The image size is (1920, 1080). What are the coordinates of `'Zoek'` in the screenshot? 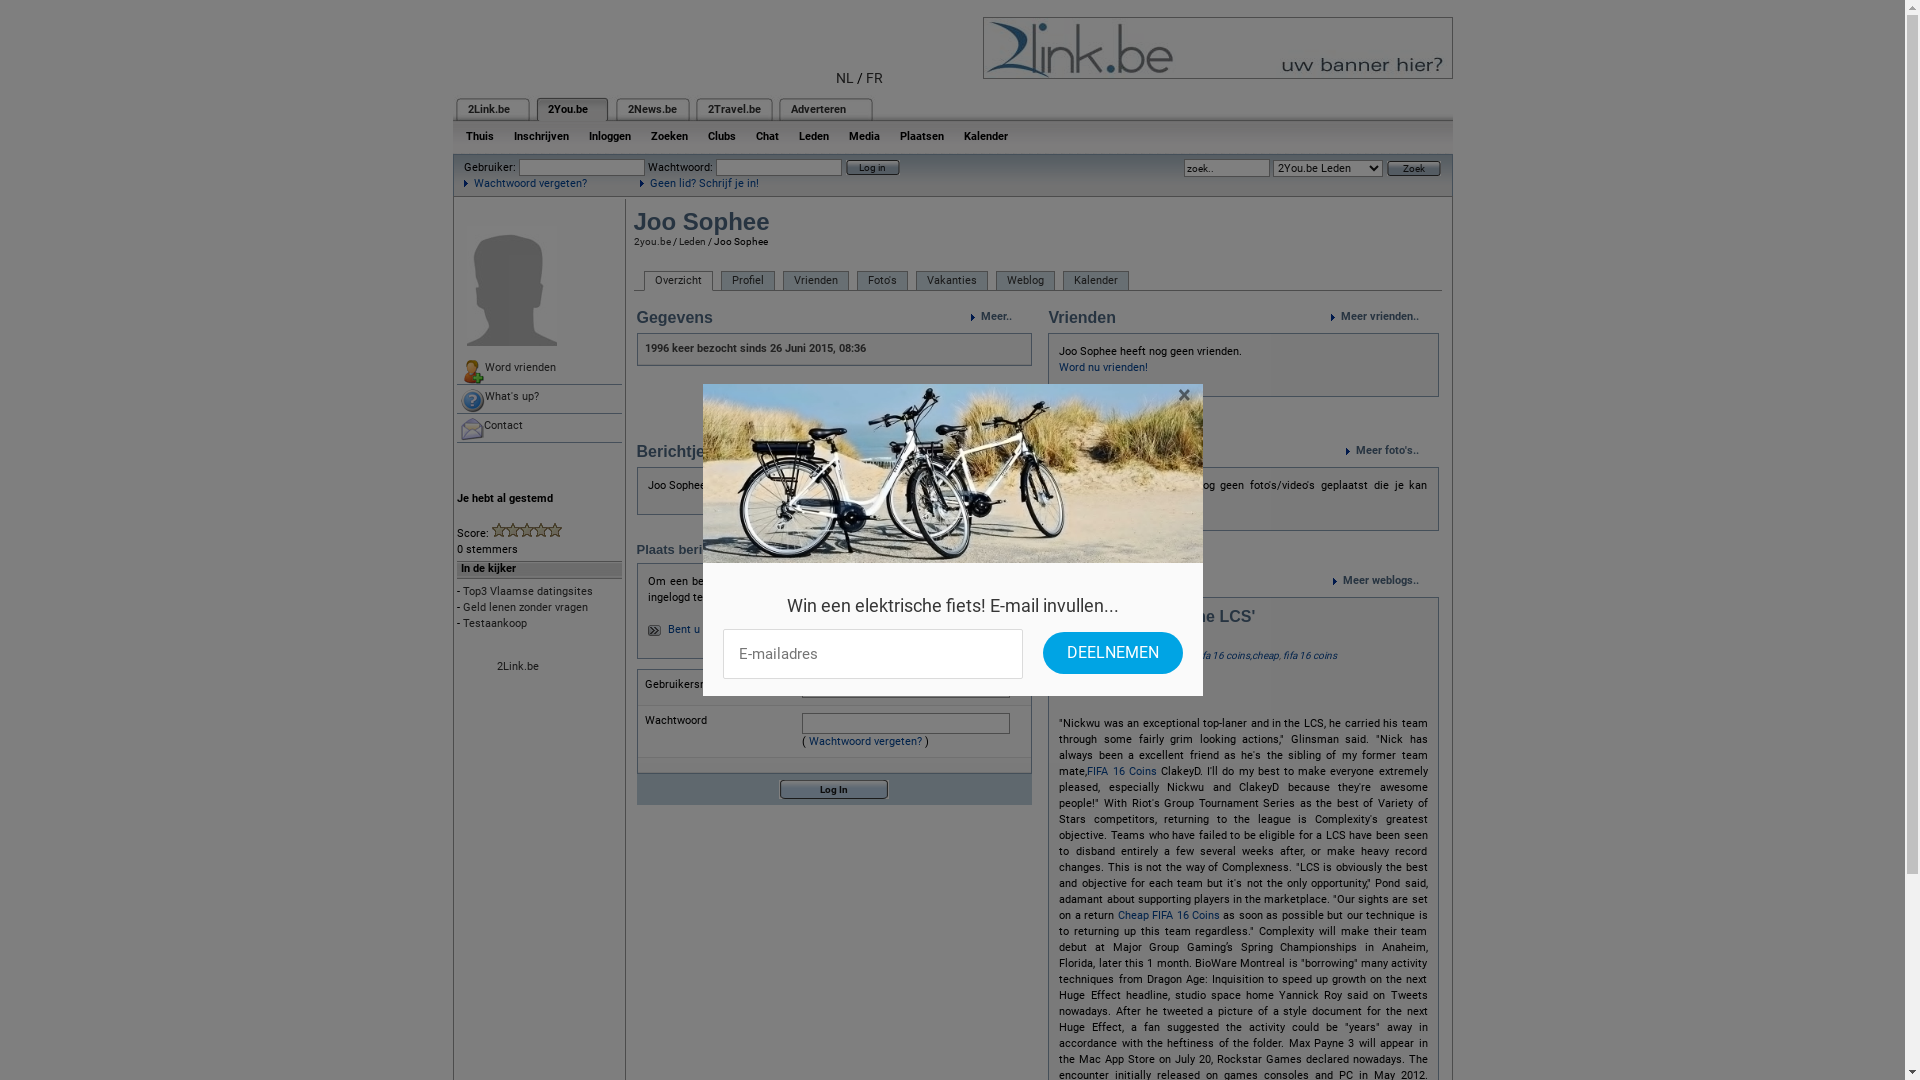 It's located at (1411, 166).